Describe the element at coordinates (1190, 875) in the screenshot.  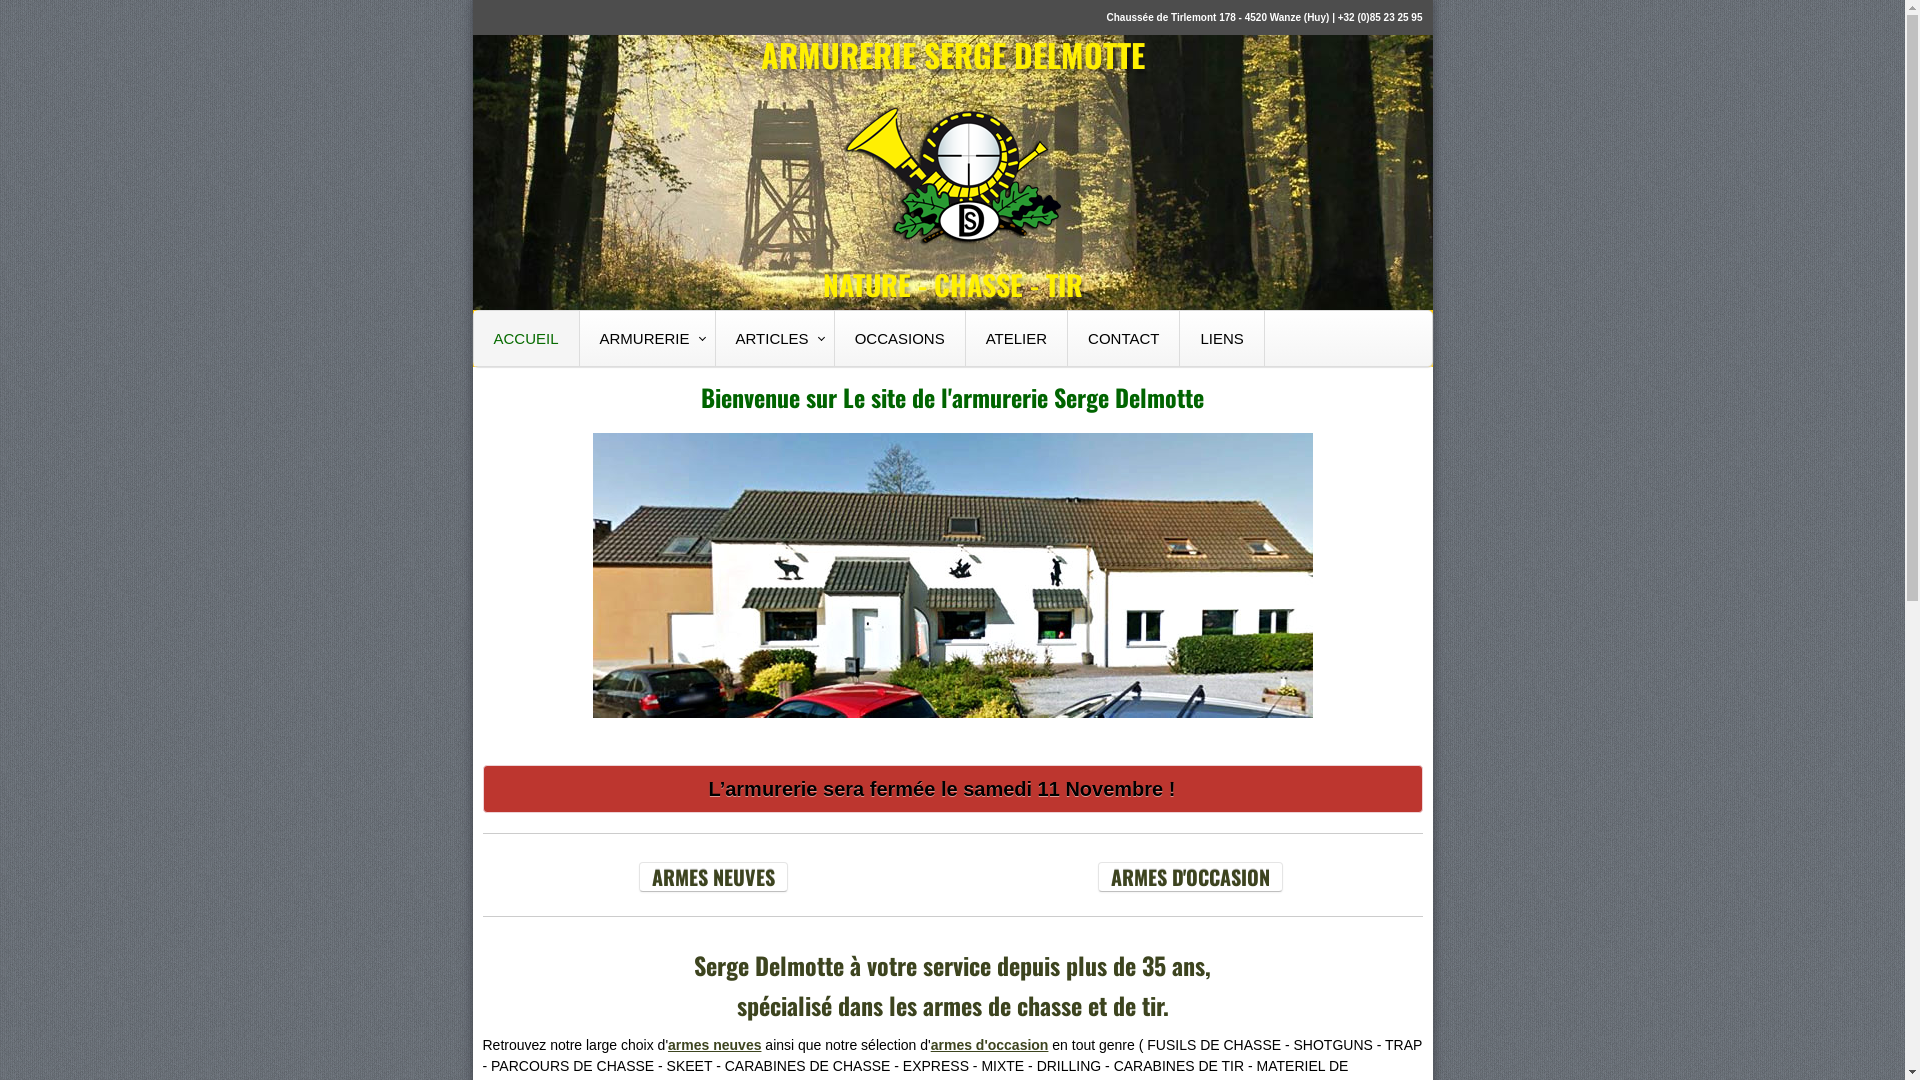
I see `'ARMES D'OCCASION'` at that location.